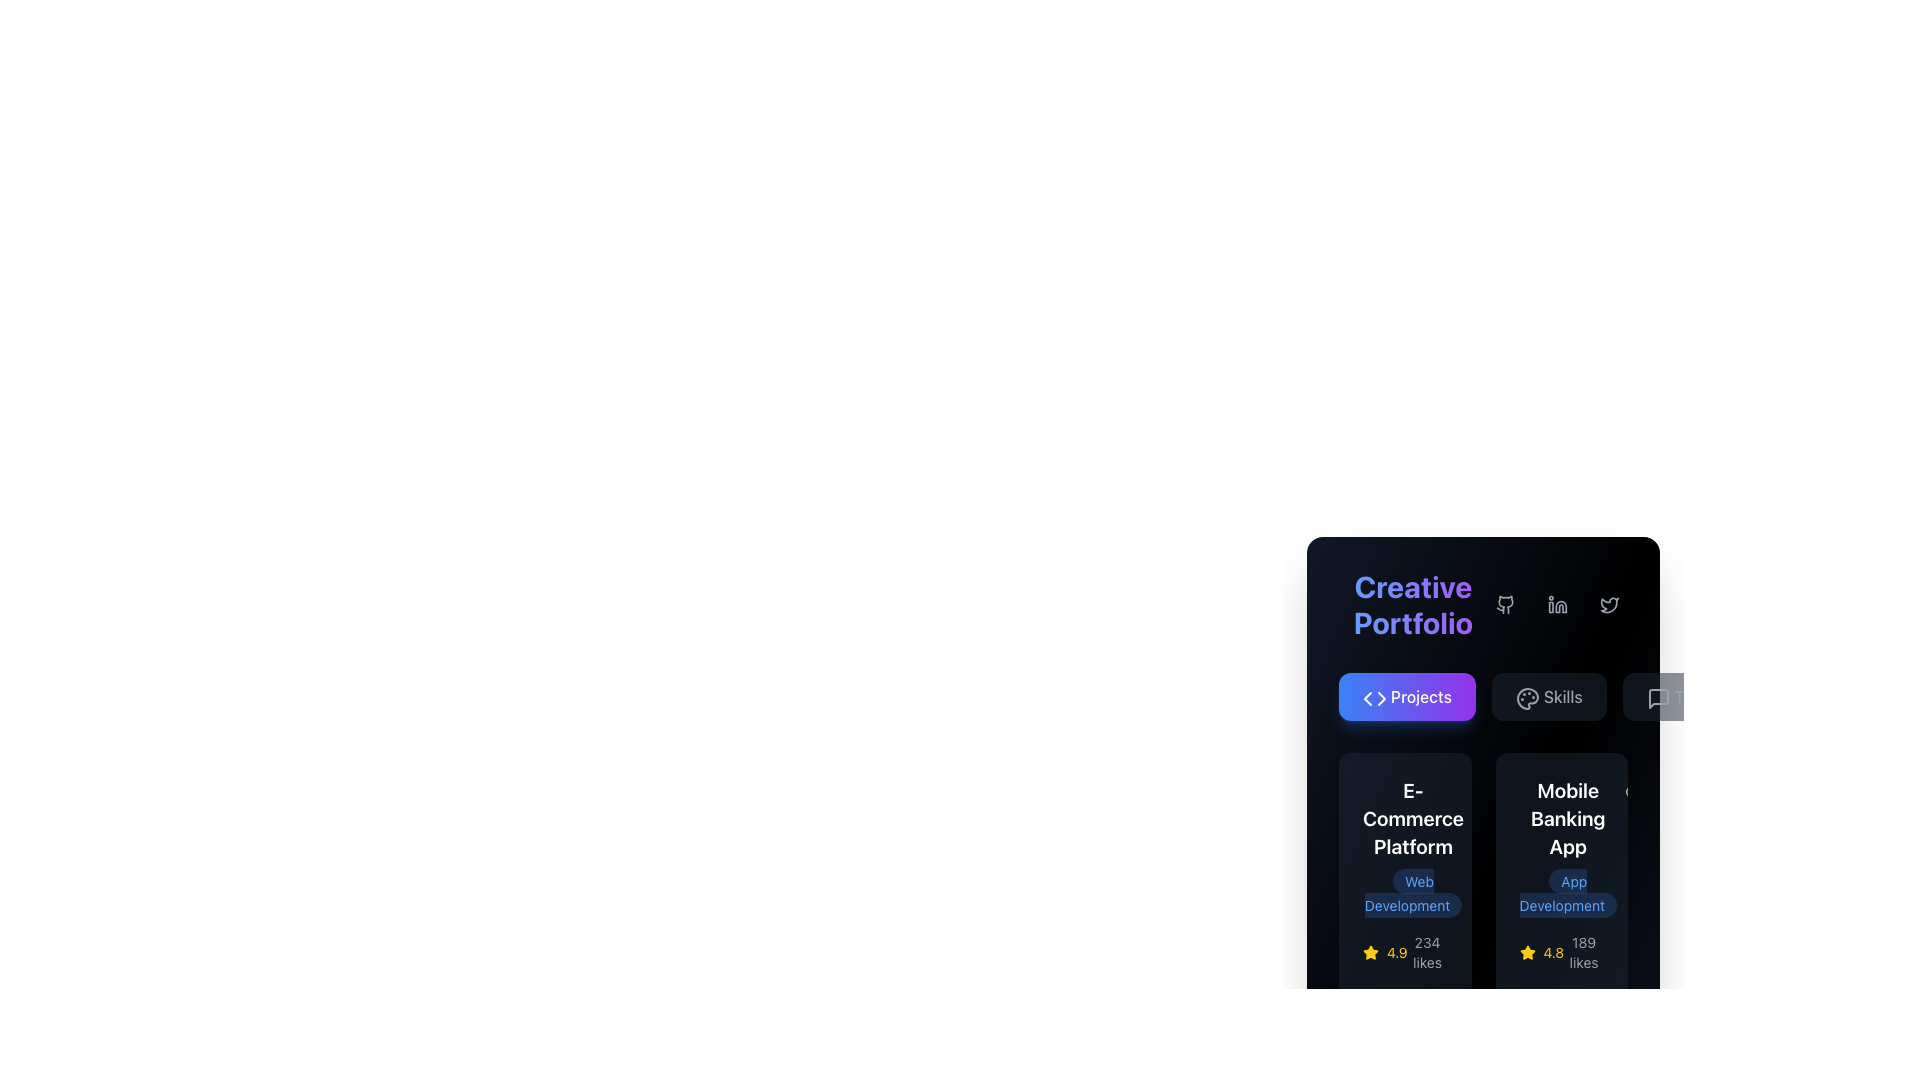  Describe the element at coordinates (1384, 951) in the screenshot. I see `rating displayed on the Label with an icon located at the bottom left of the card, which shows the item's rating score` at that location.